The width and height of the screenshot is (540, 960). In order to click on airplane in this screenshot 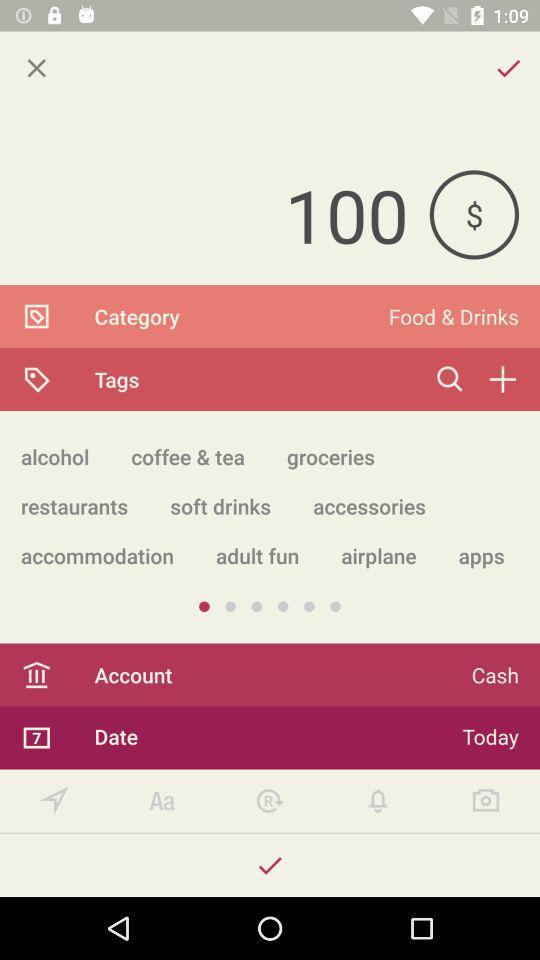, I will do `click(378, 555)`.